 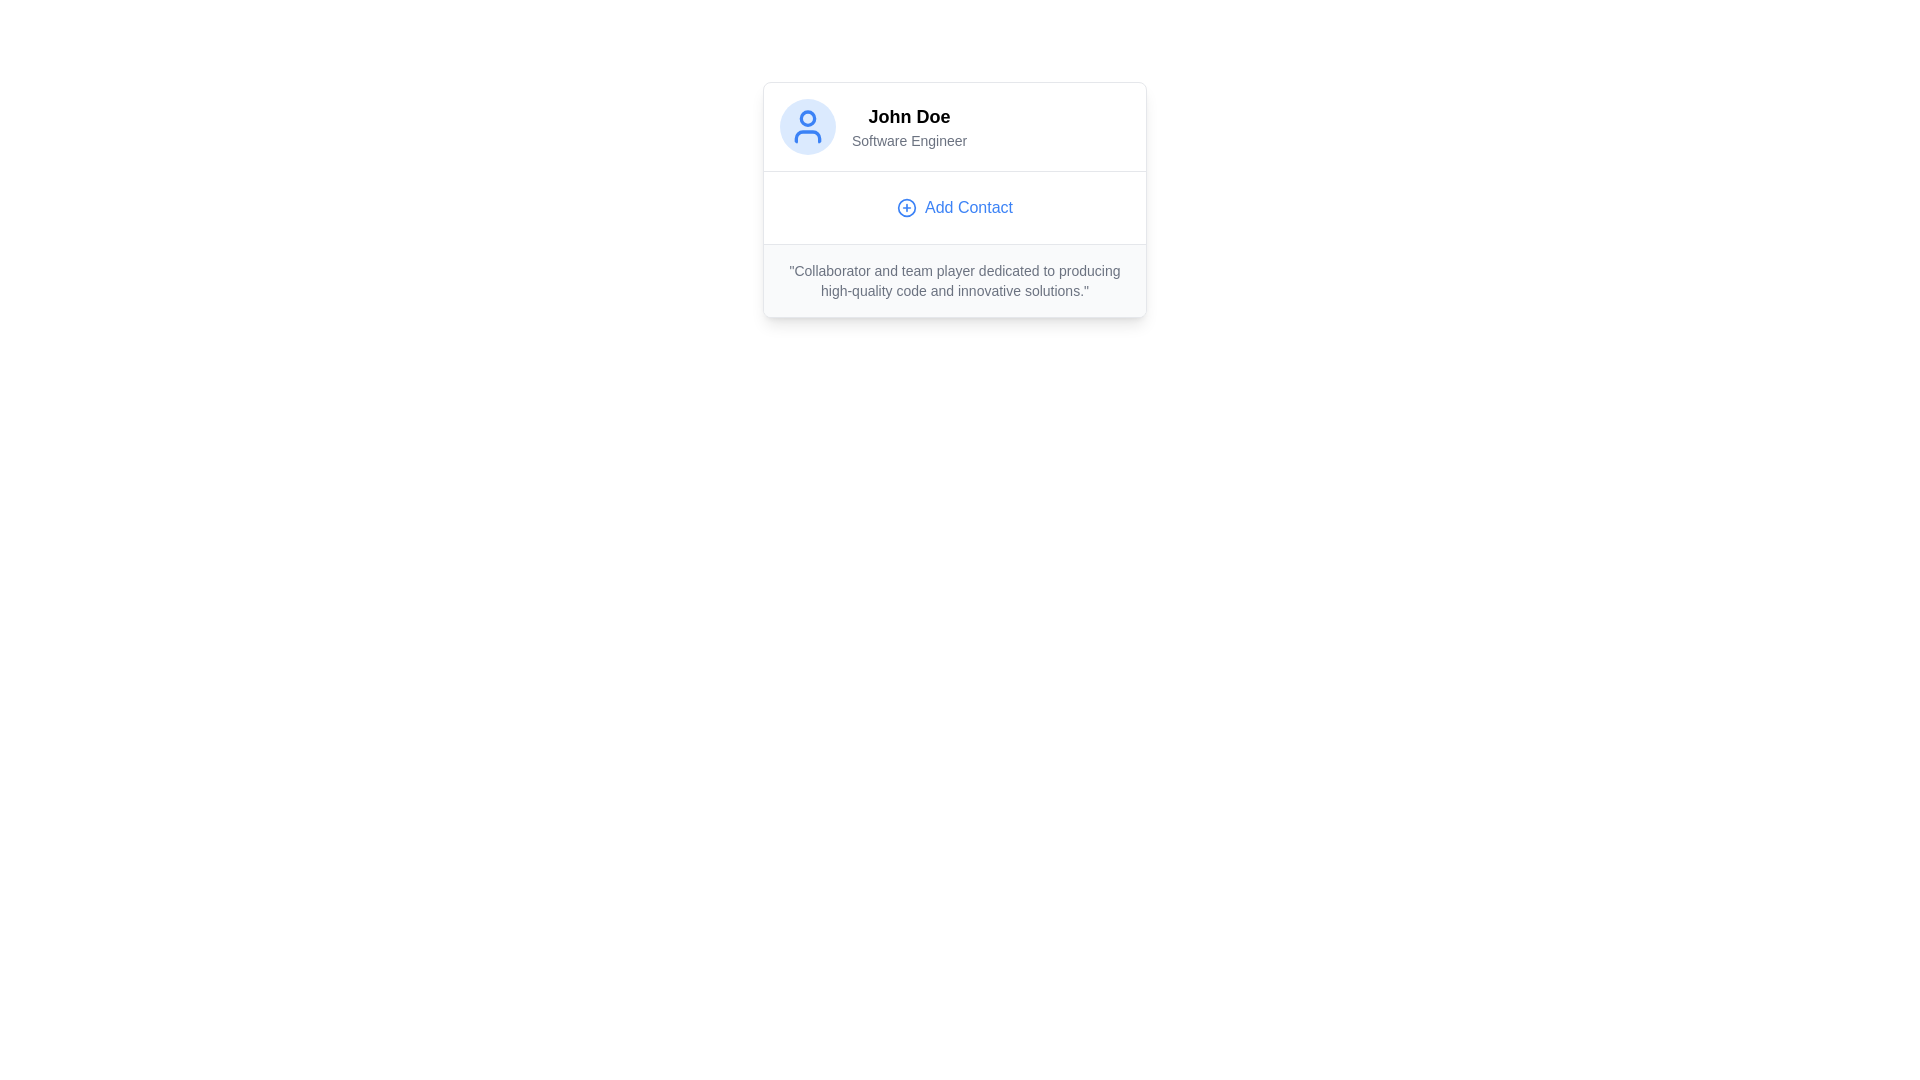 I want to click on the text label displaying 'John Doe', which is styled in bold and larger size, located in the top-left corner of the card, above the 'Software Engineer' label, so click(x=908, y=116).